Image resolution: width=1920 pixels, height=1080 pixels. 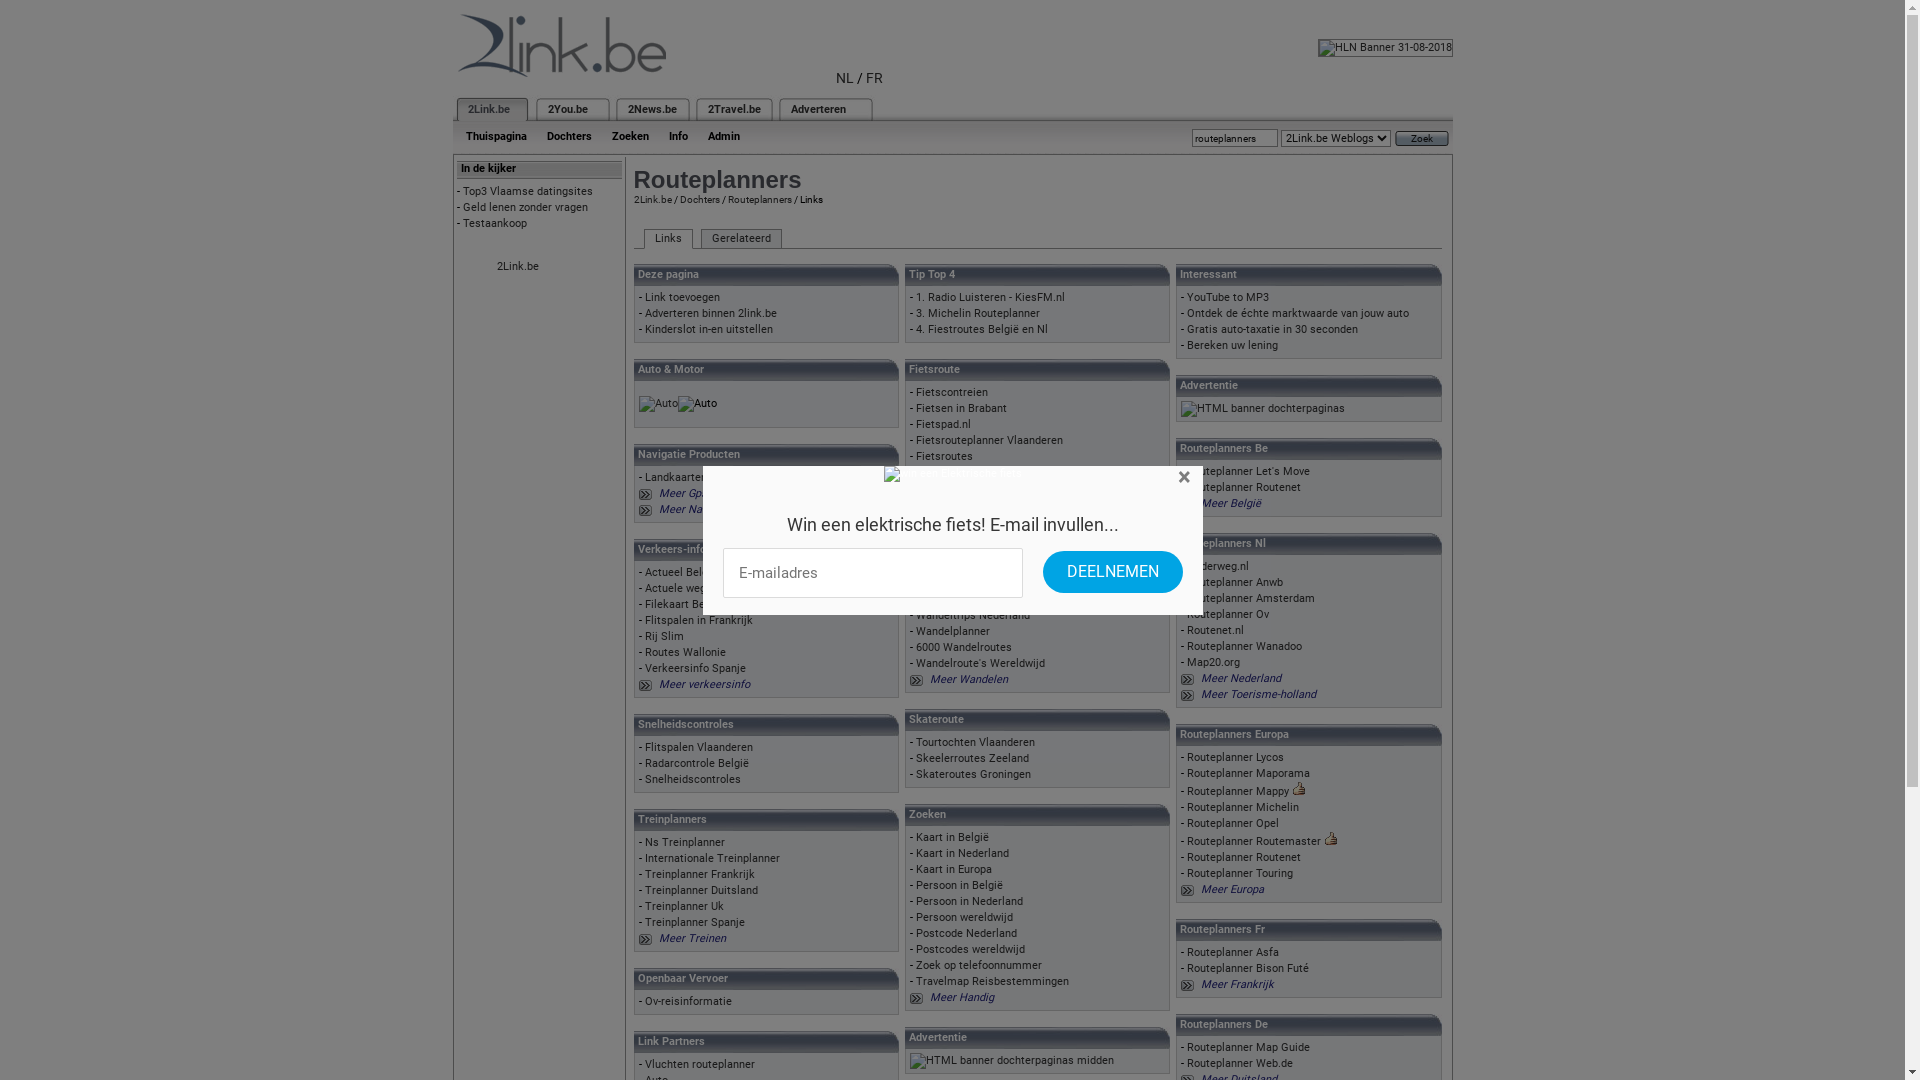 What do you see at coordinates (494, 223) in the screenshot?
I see `'Testaankoop'` at bounding box center [494, 223].